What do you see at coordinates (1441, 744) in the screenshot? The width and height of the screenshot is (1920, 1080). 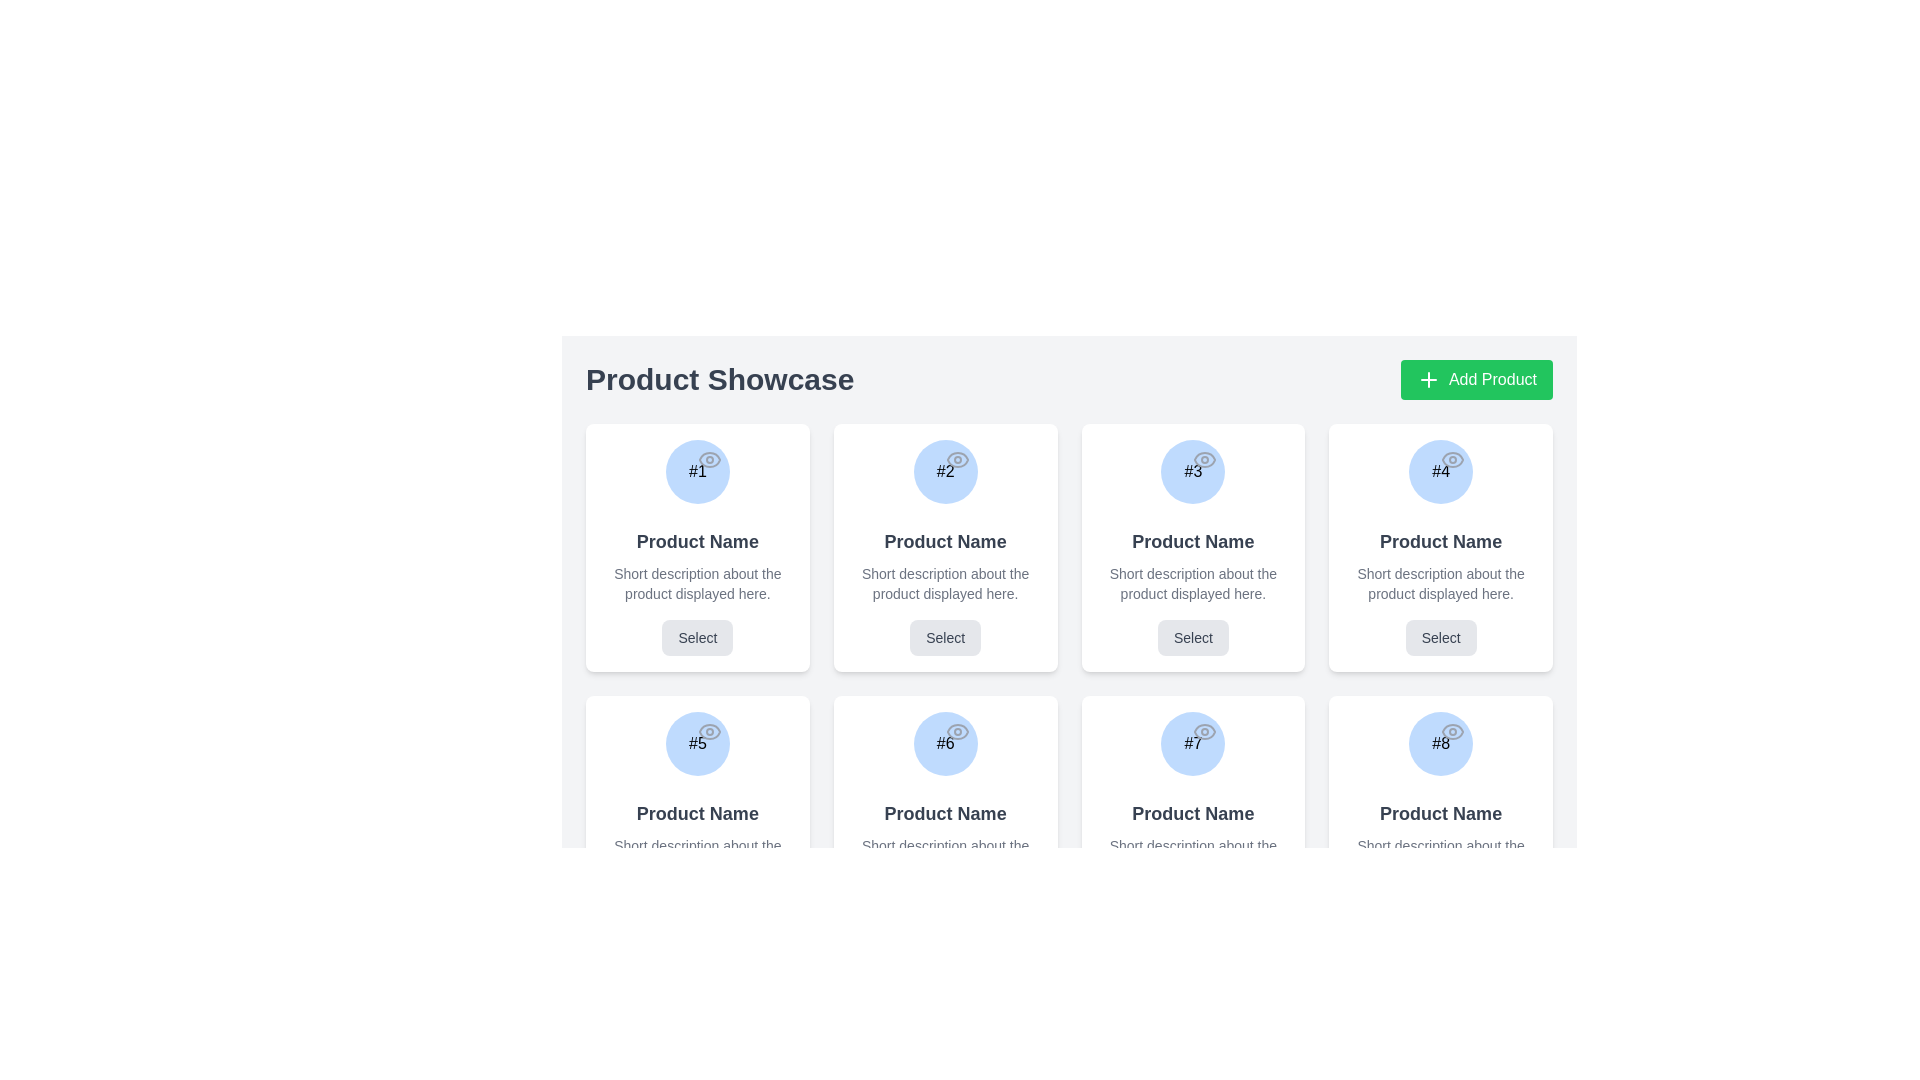 I see `the text label inside the decorative icon located in the eighth card of the grid layout, which serves as a numerical identifier for the card` at bounding box center [1441, 744].